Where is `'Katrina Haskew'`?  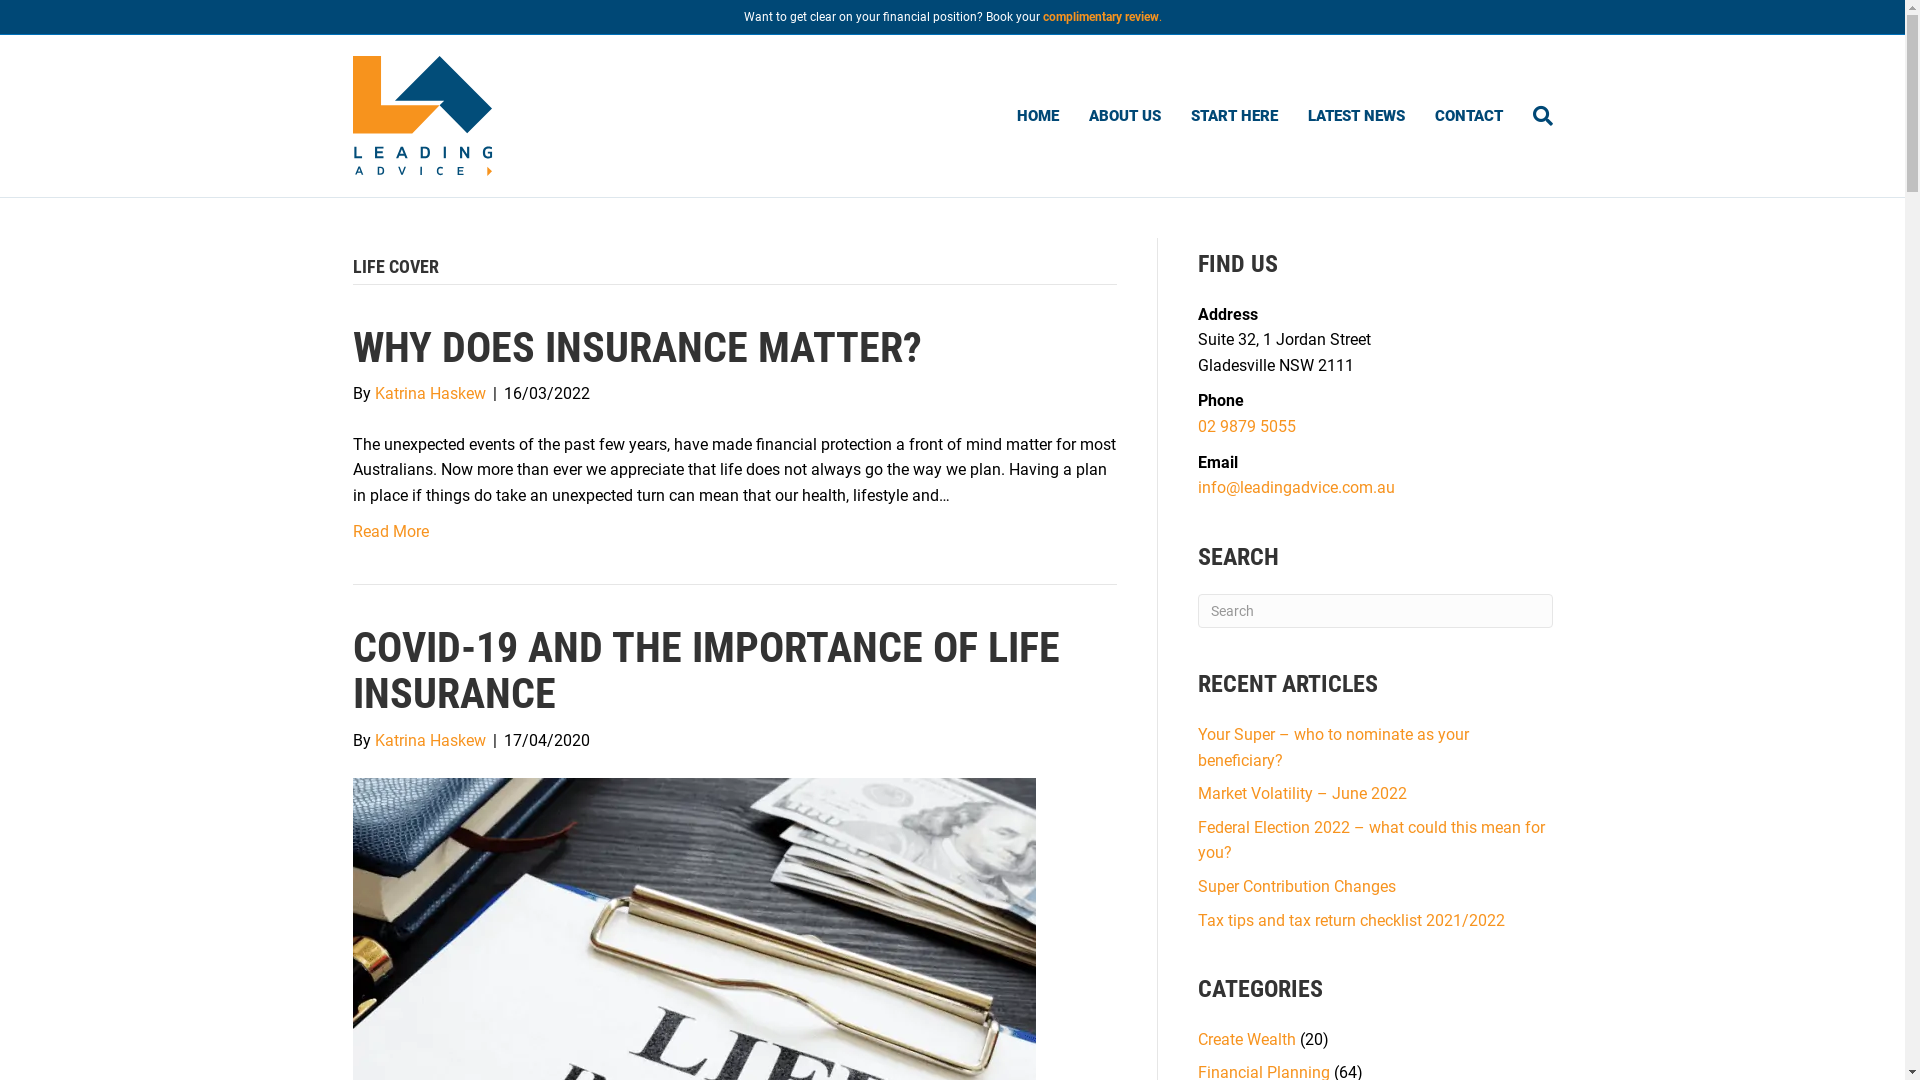 'Katrina Haskew' is located at coordinates (428, 393).